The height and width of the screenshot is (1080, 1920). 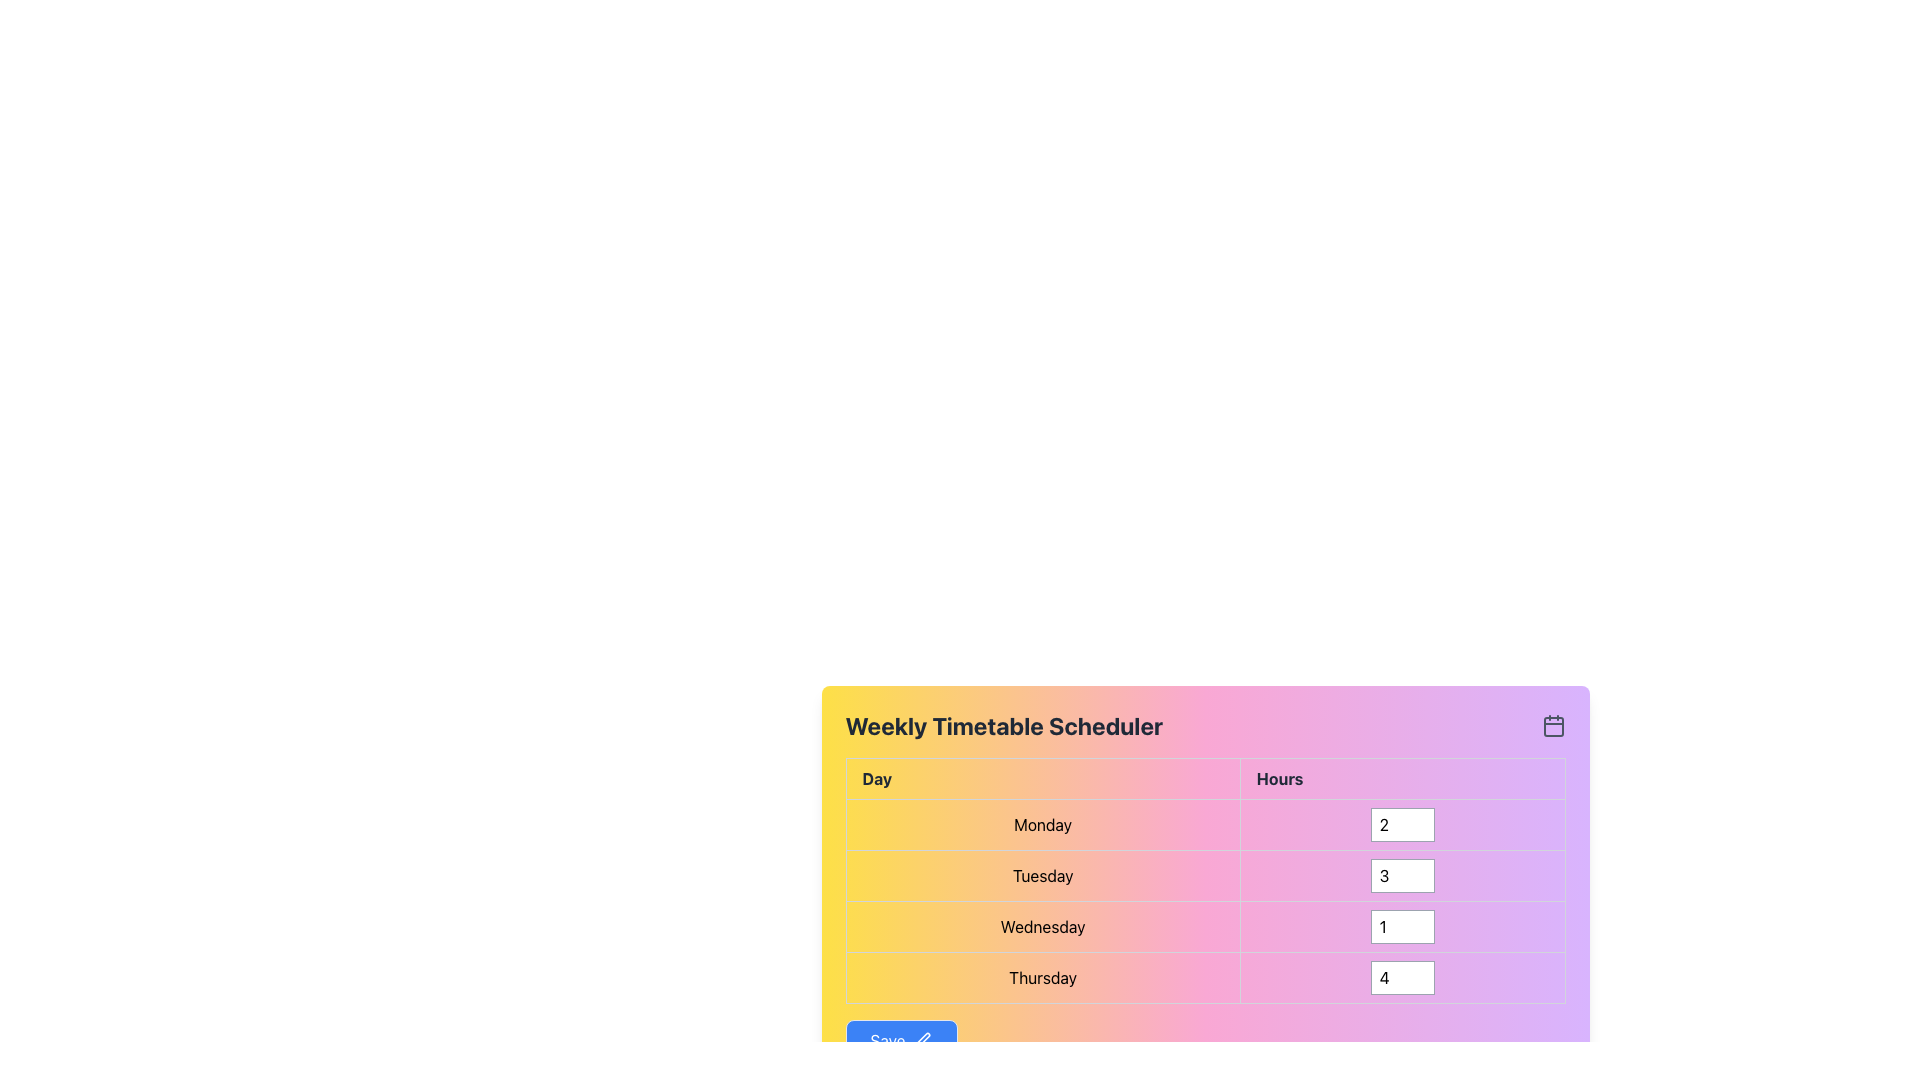 What do you see at coordinates (922, 1040) in the screenshot?
I see `the editing feature icon within the blue 'Save' button` at bounding box center [922, 1040].